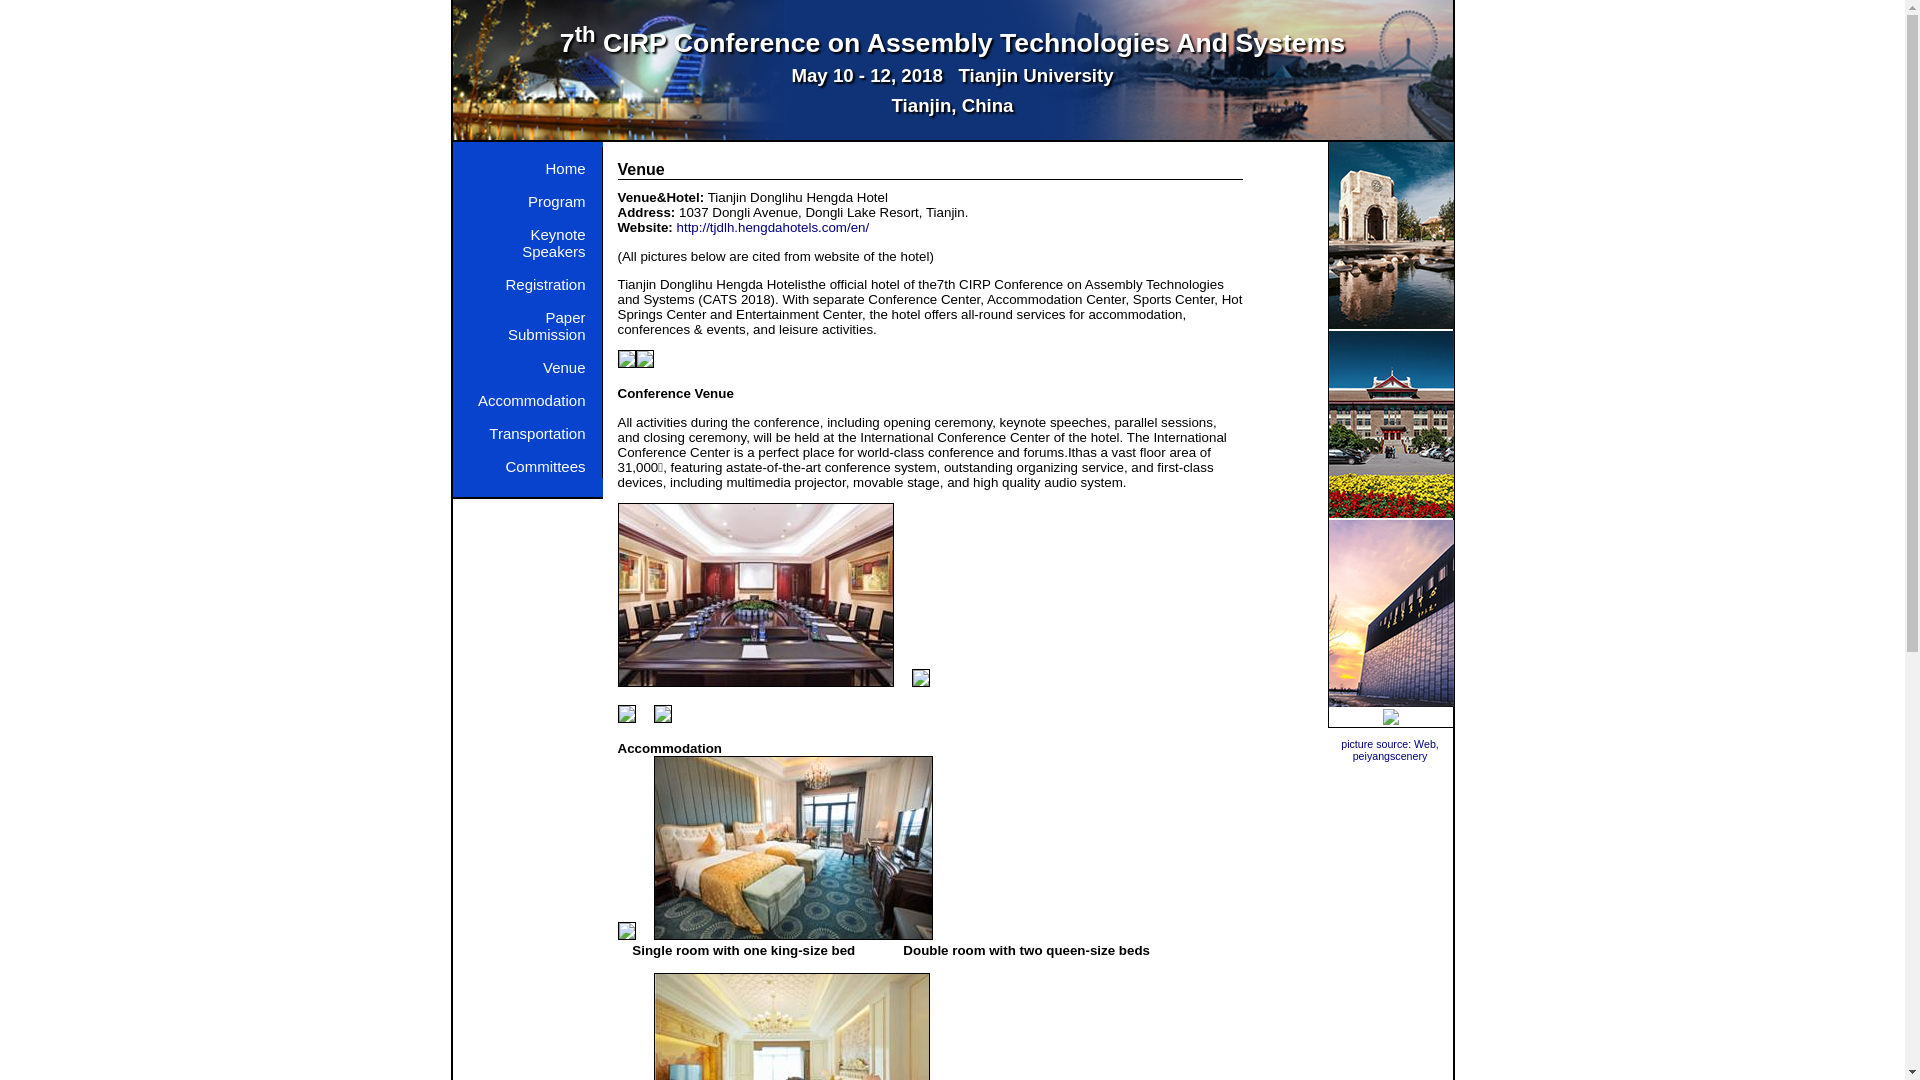 The height and width of the screenshot is (1080, 1920). What do you see at coordinates (526, 395) in the screenshot?
I see `'Accommodation'` at bounding box center [526, 395].